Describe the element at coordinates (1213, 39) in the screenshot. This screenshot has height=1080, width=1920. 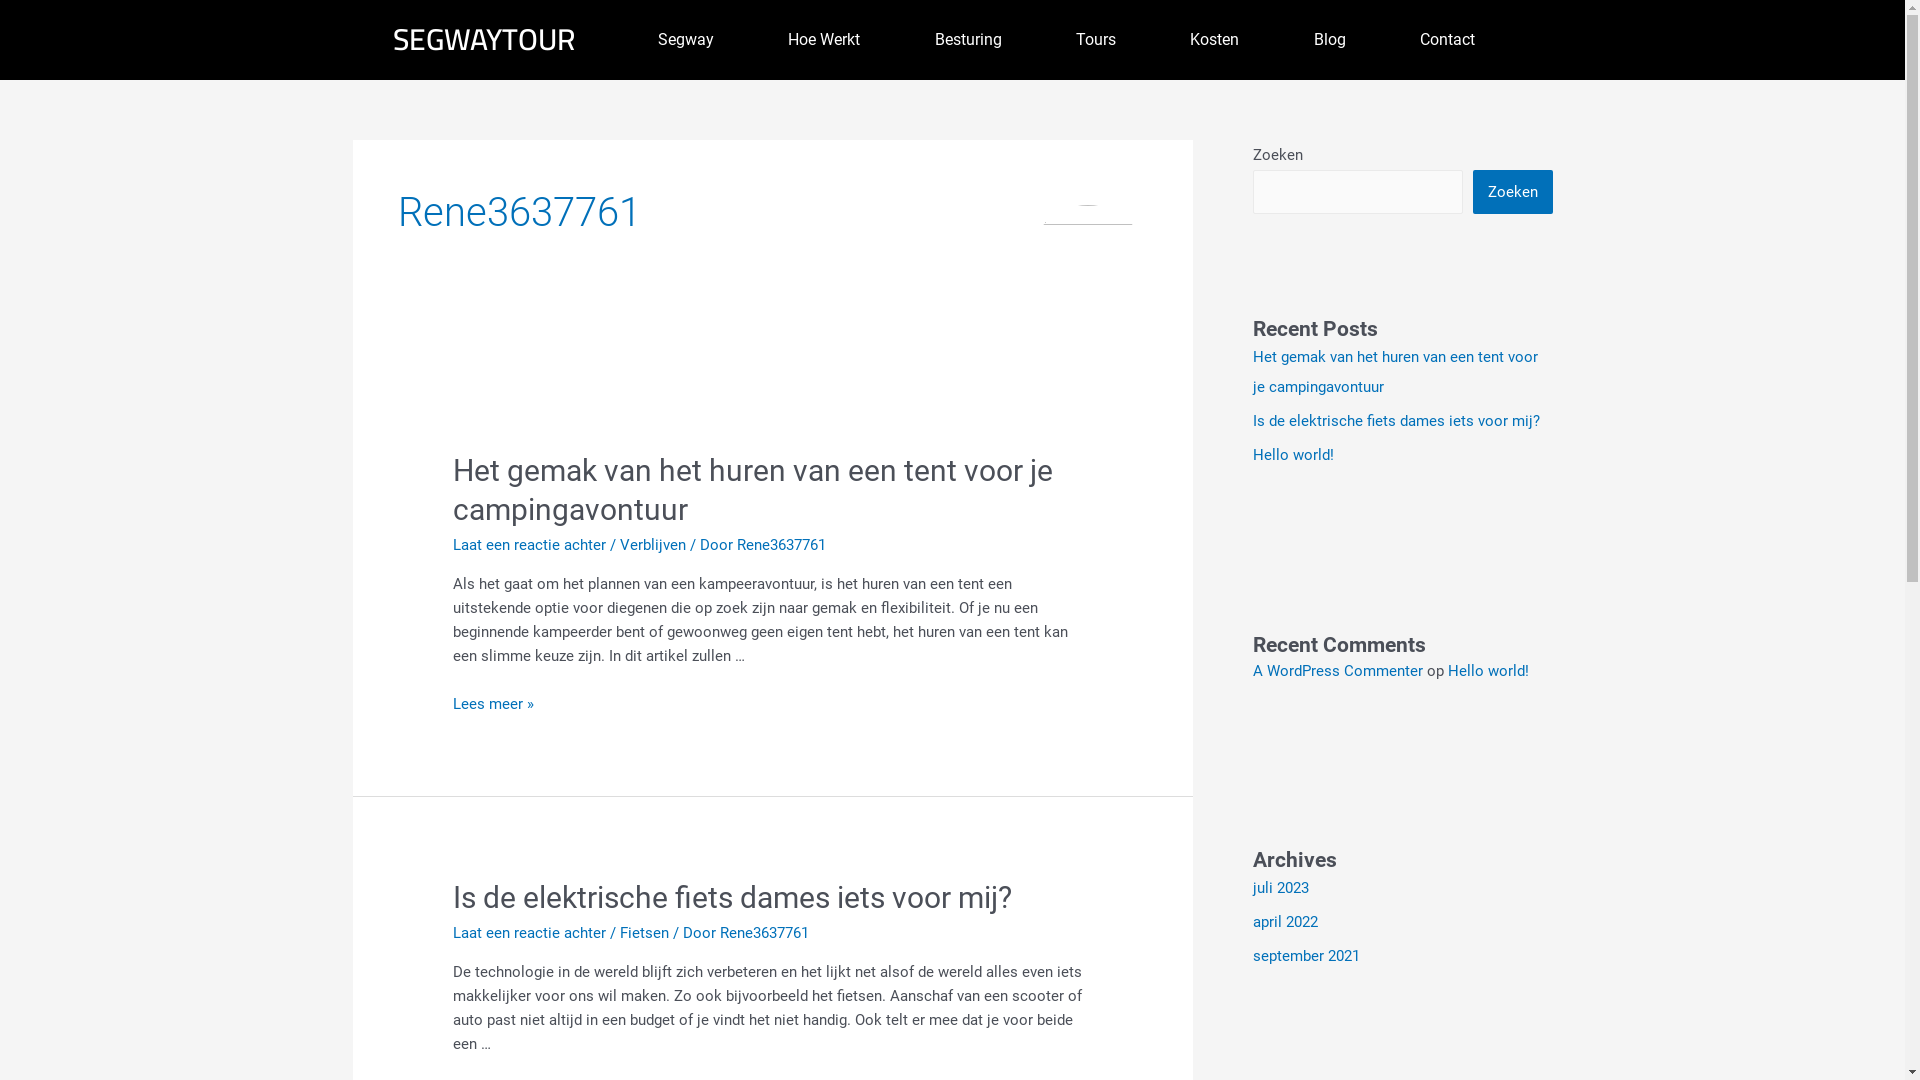
I see `'Kosten'` at that location.